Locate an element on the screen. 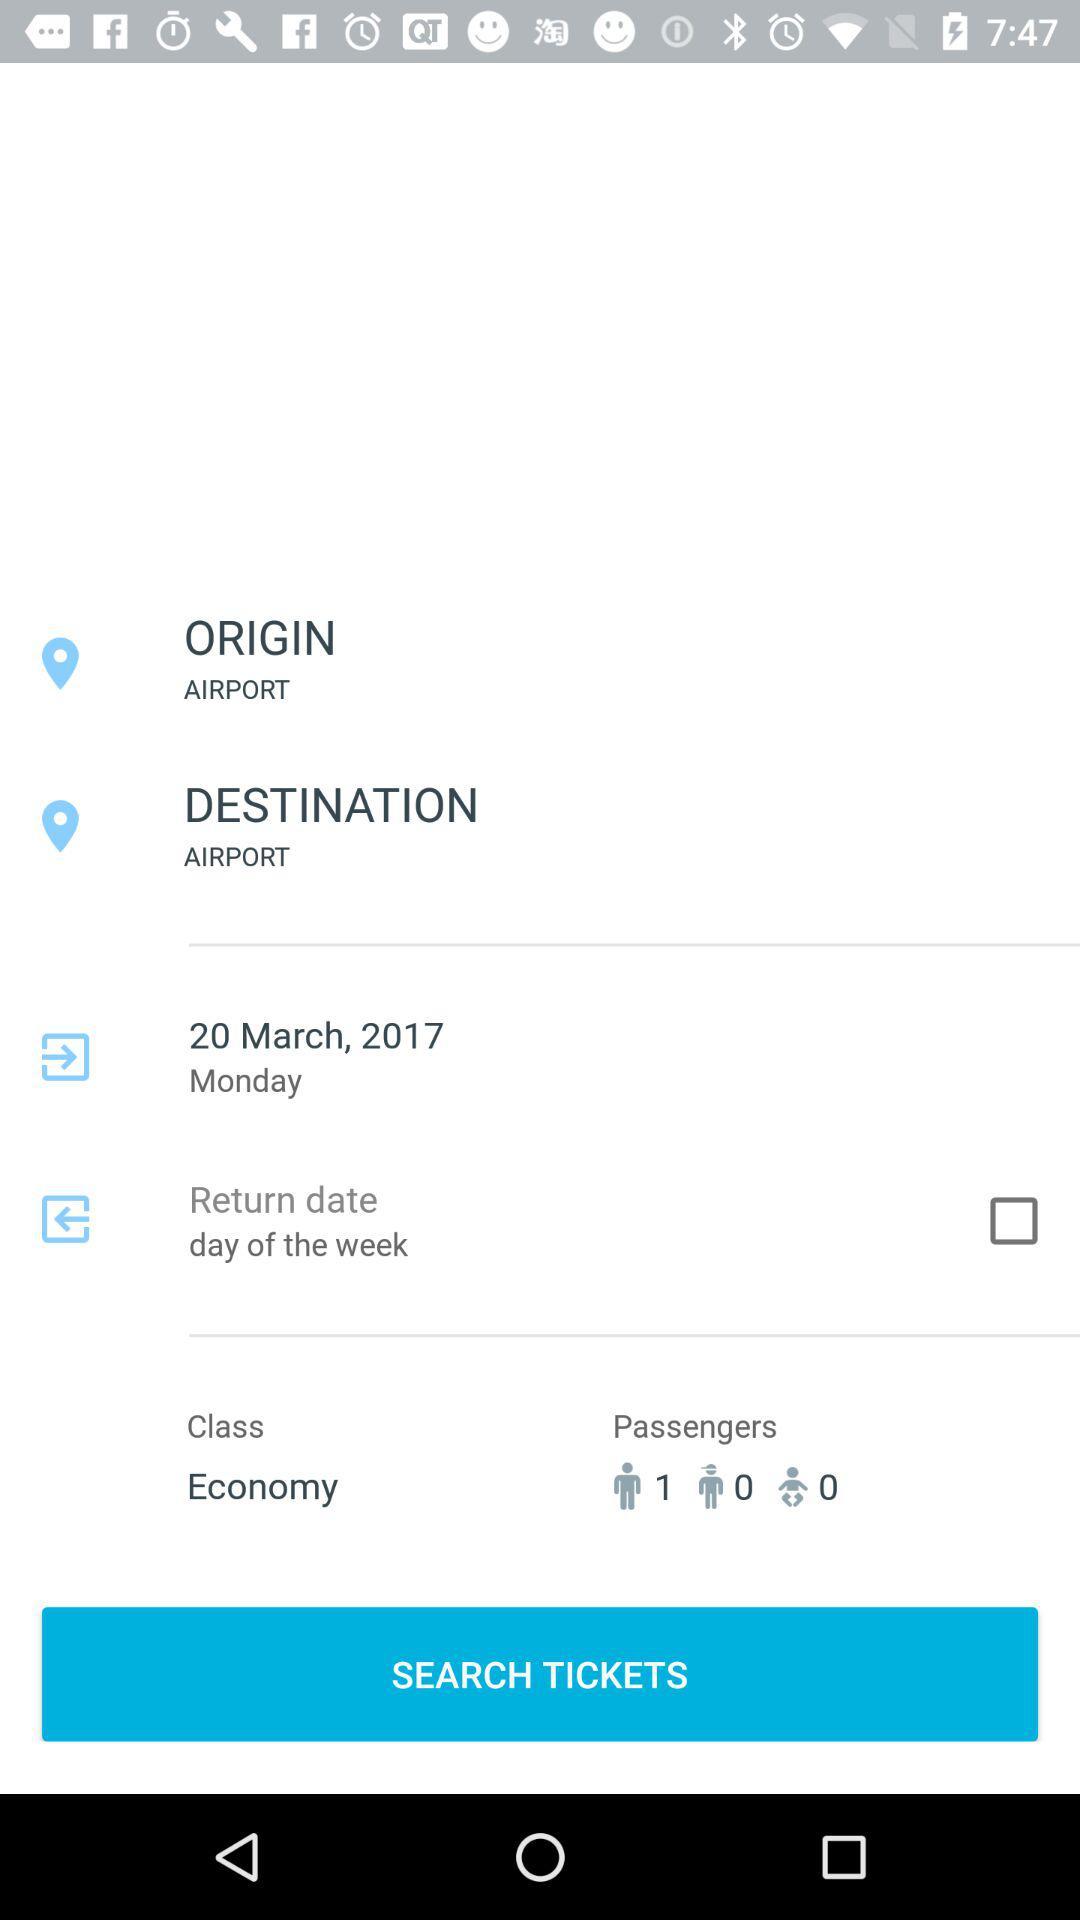 The height and width of the screenshot is (1920, 1080). passengers is located at coordinates (760, 1468).